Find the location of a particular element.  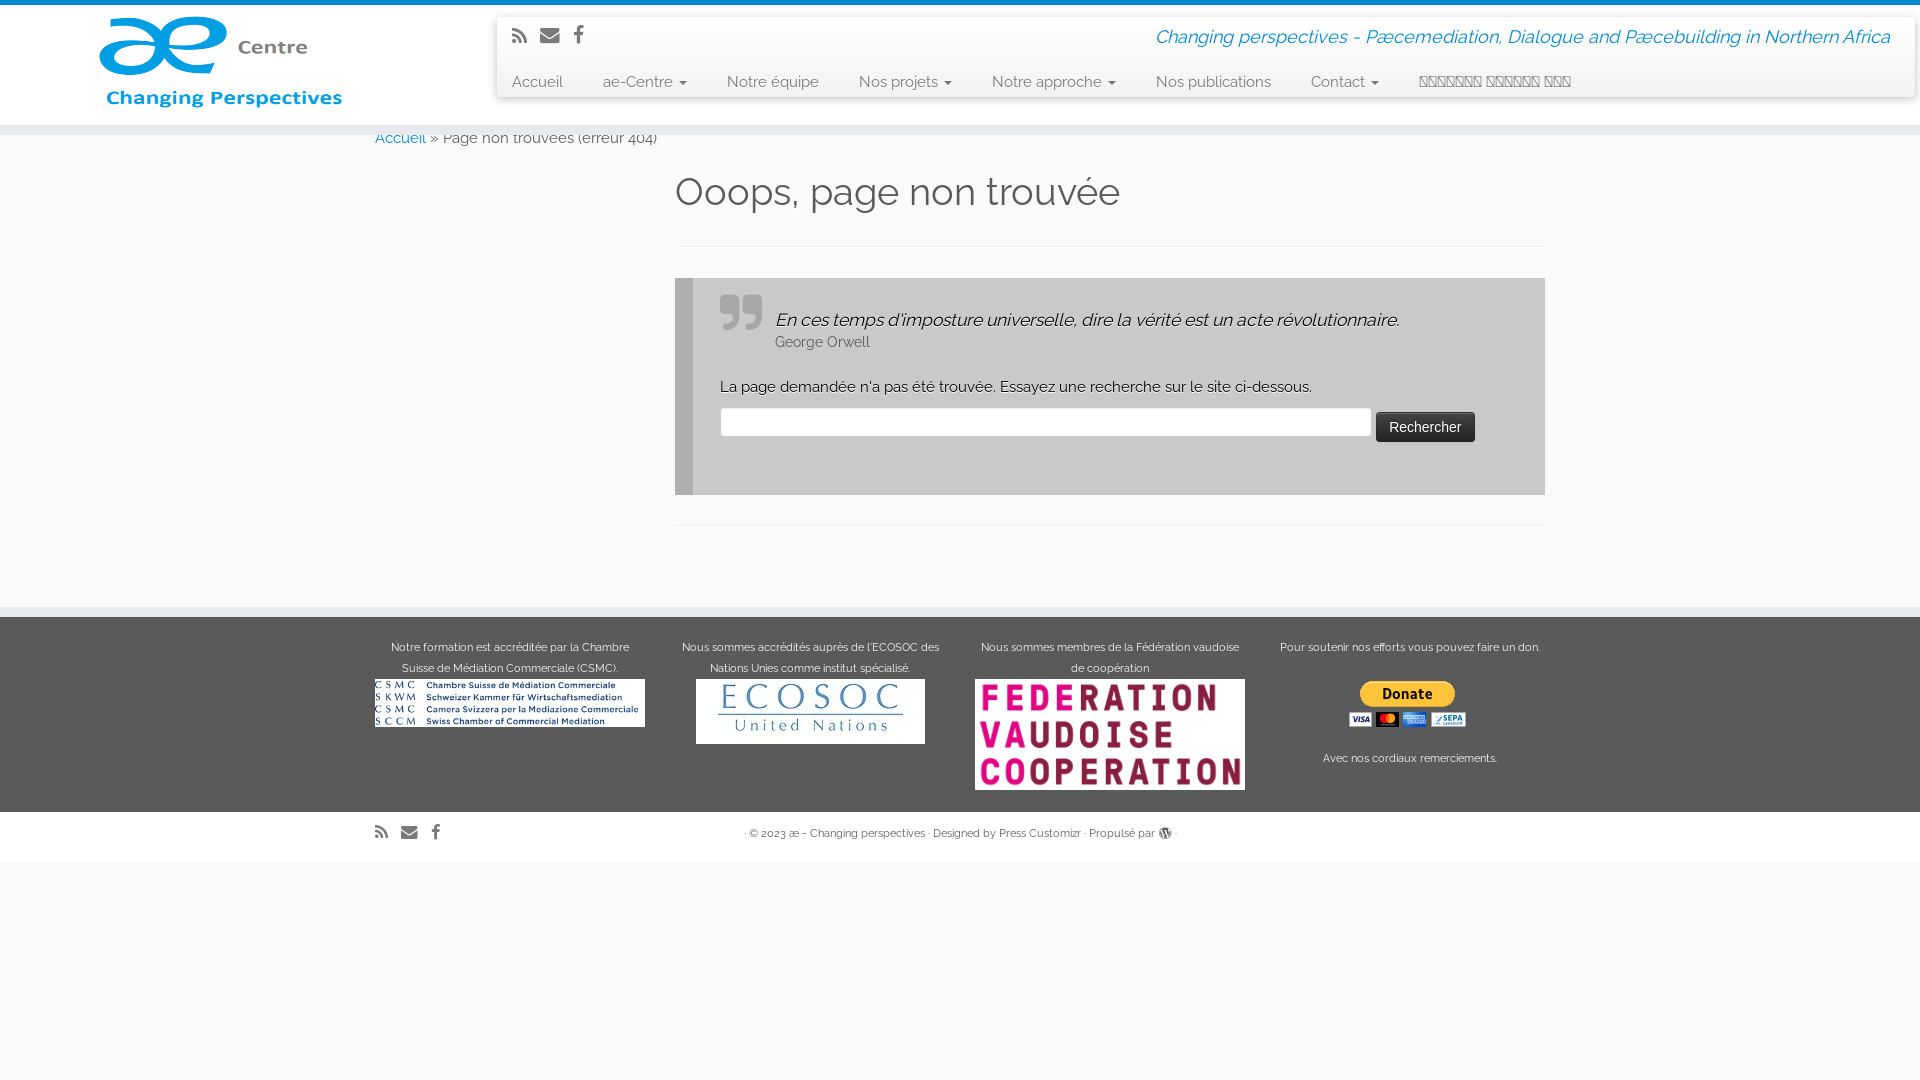

'Abonnez-vous au flux rss' is located at coordinates (526, 36).